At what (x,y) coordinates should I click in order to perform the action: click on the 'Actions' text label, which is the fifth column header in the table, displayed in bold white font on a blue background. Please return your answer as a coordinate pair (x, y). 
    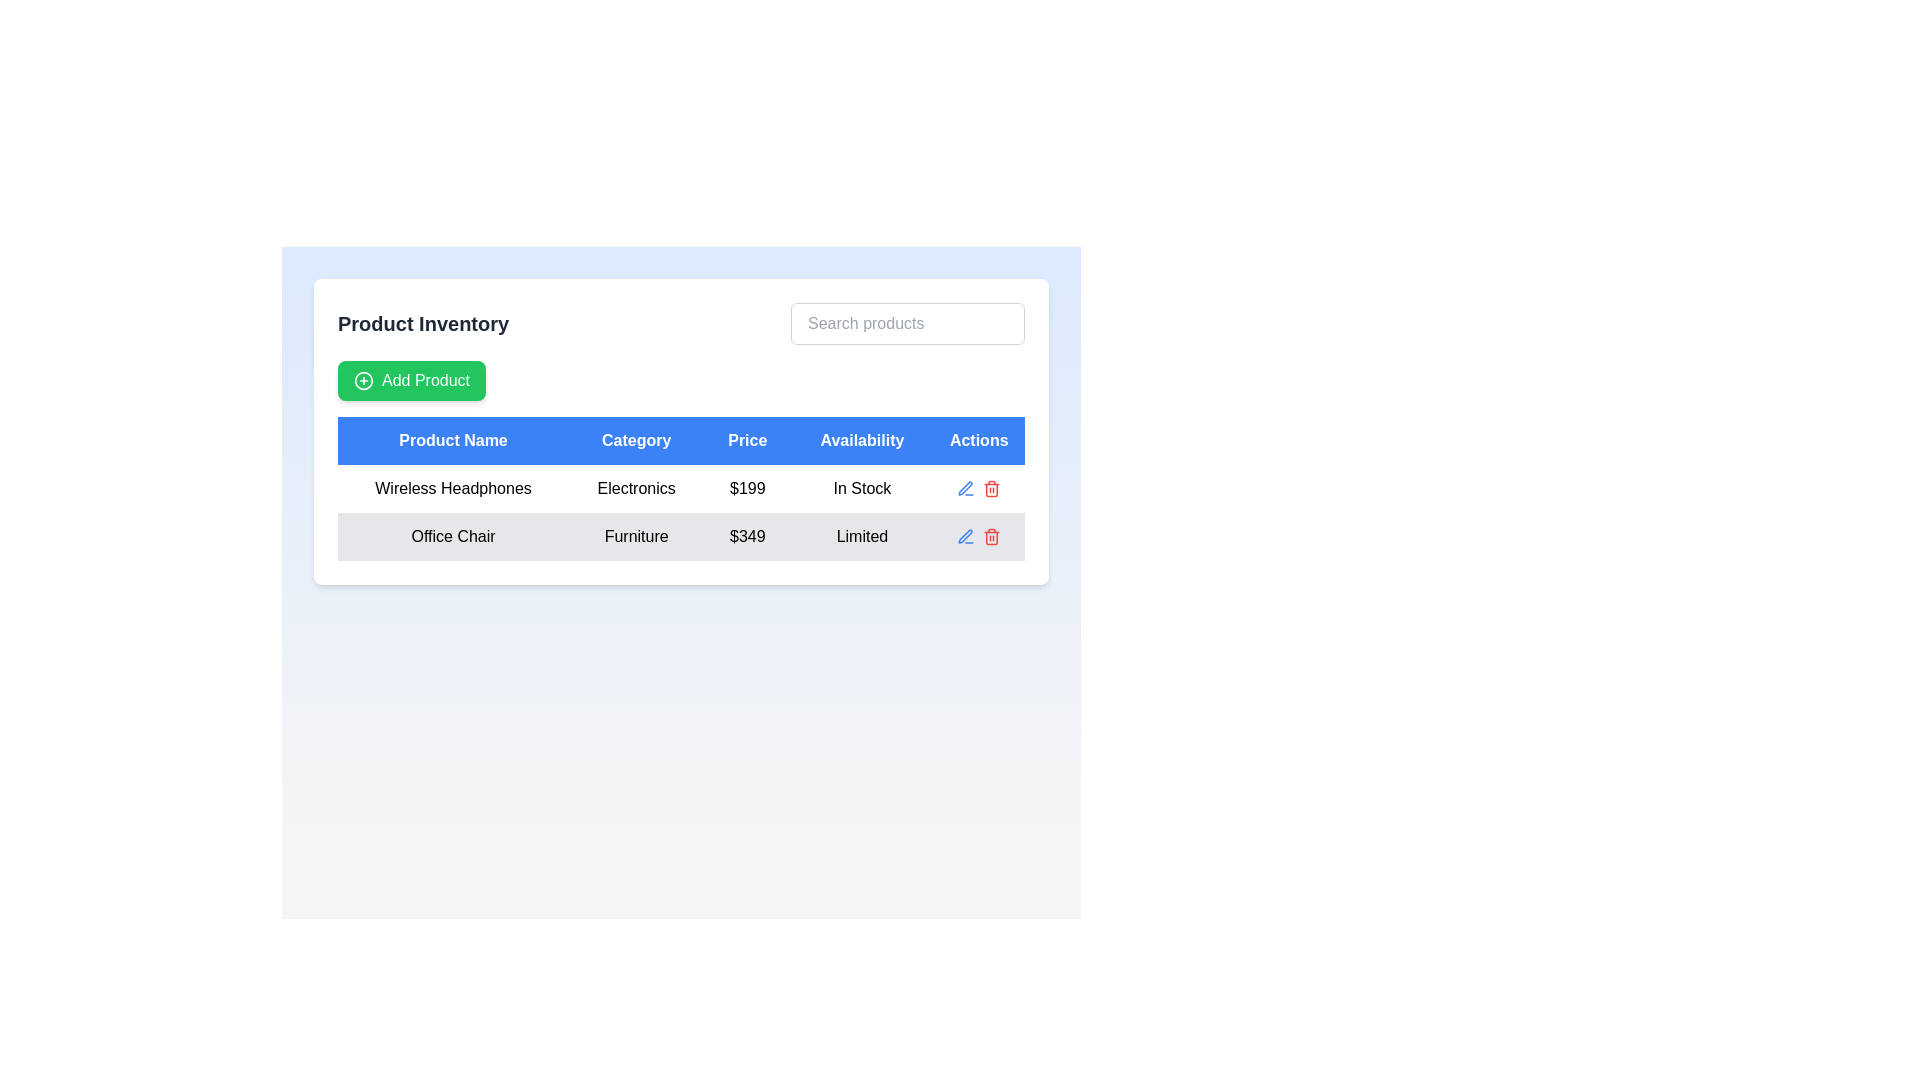
    Looking at the image, I should click on (979, 439).